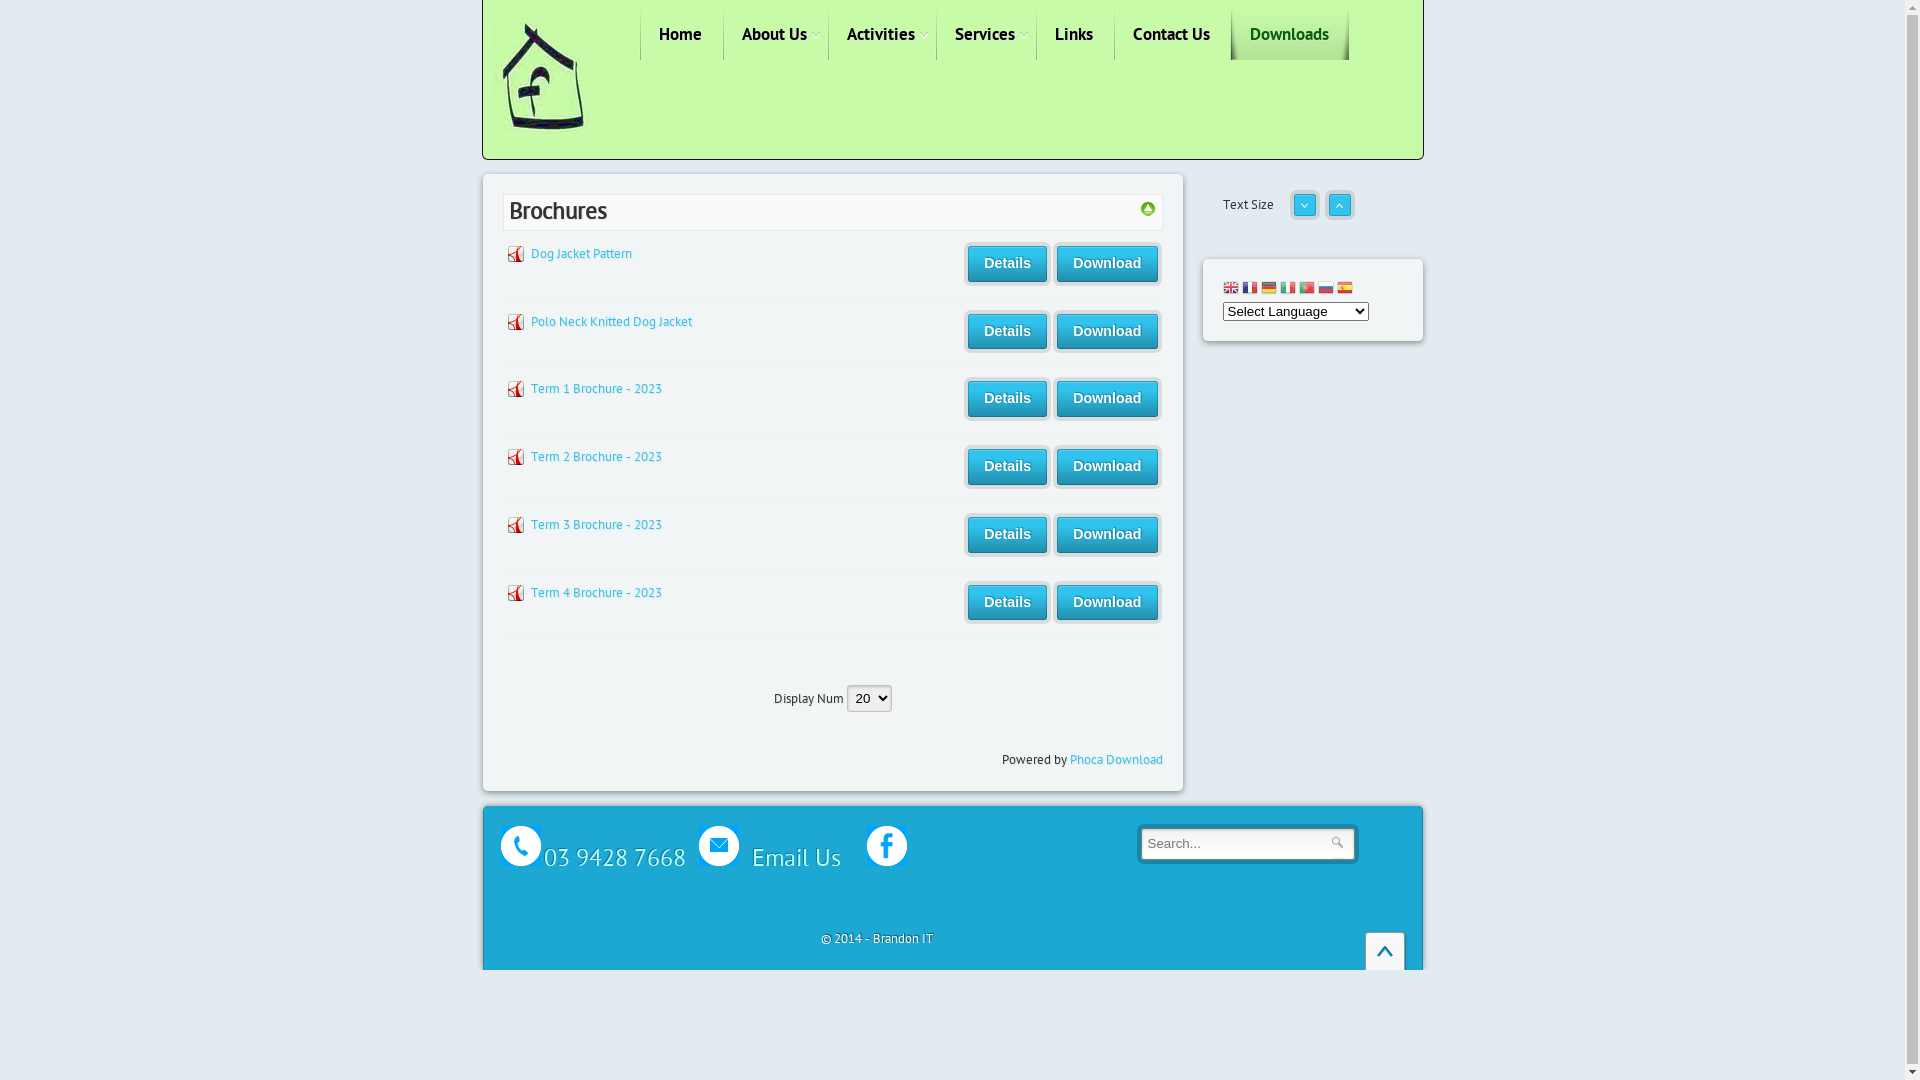 The height and width of the screenshot is (1080, 1920). Describe the element at coordinates (594, 592) in the screenshot. I see `'Term 4 Brochure - 2023'` at that location.